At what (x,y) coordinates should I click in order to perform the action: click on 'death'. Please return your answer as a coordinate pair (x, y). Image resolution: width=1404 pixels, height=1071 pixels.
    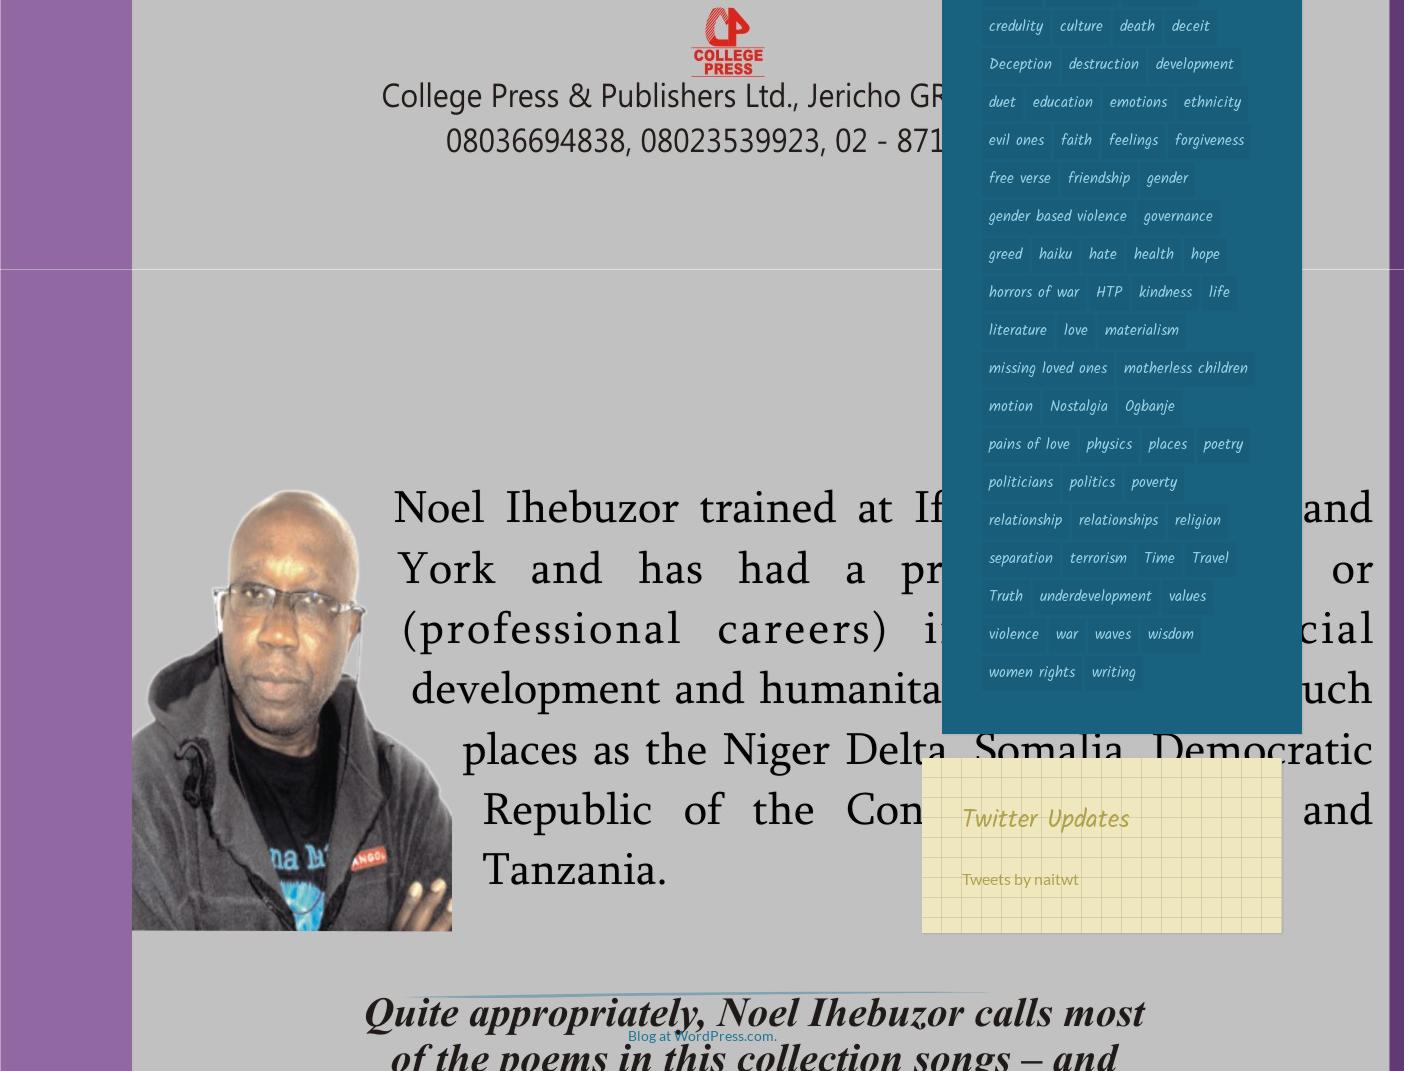
    Looking at the image, I should click on (1118, 25).